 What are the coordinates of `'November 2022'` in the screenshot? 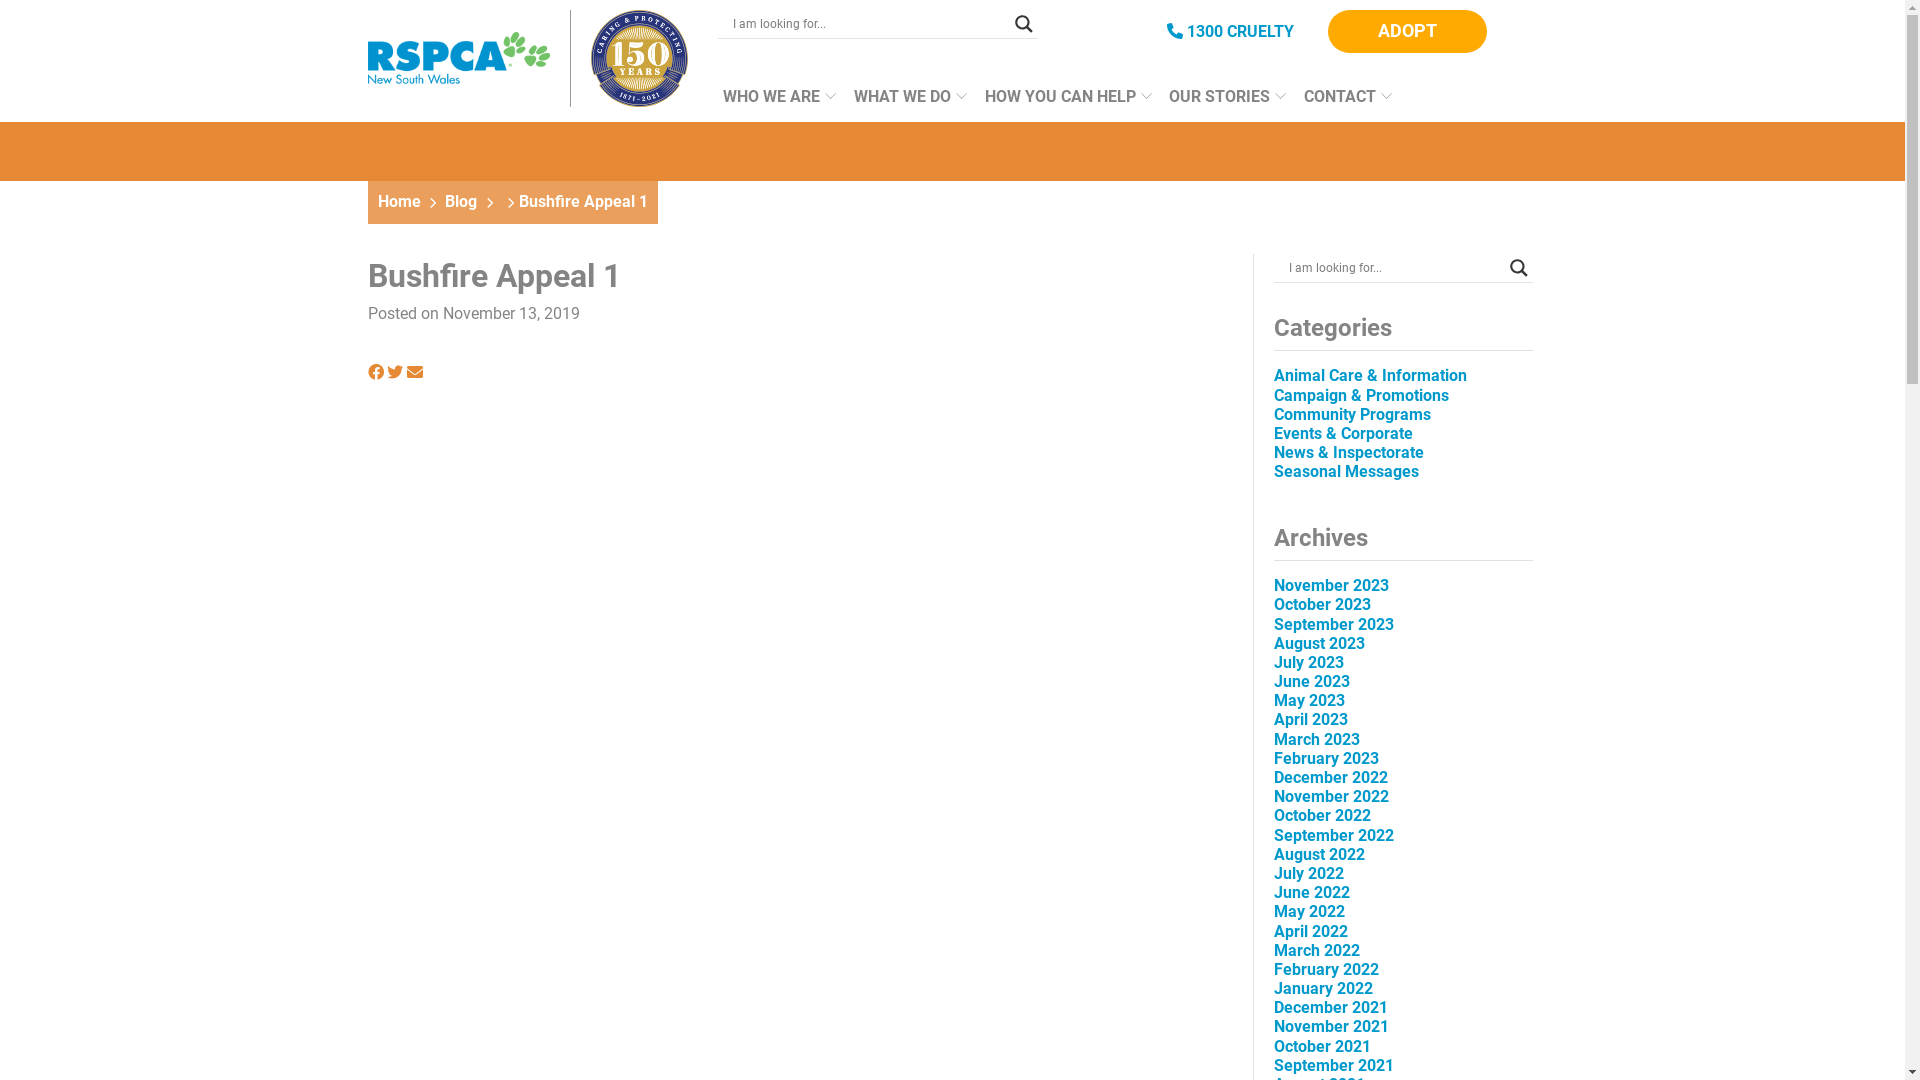 It's located at (1331, 795).